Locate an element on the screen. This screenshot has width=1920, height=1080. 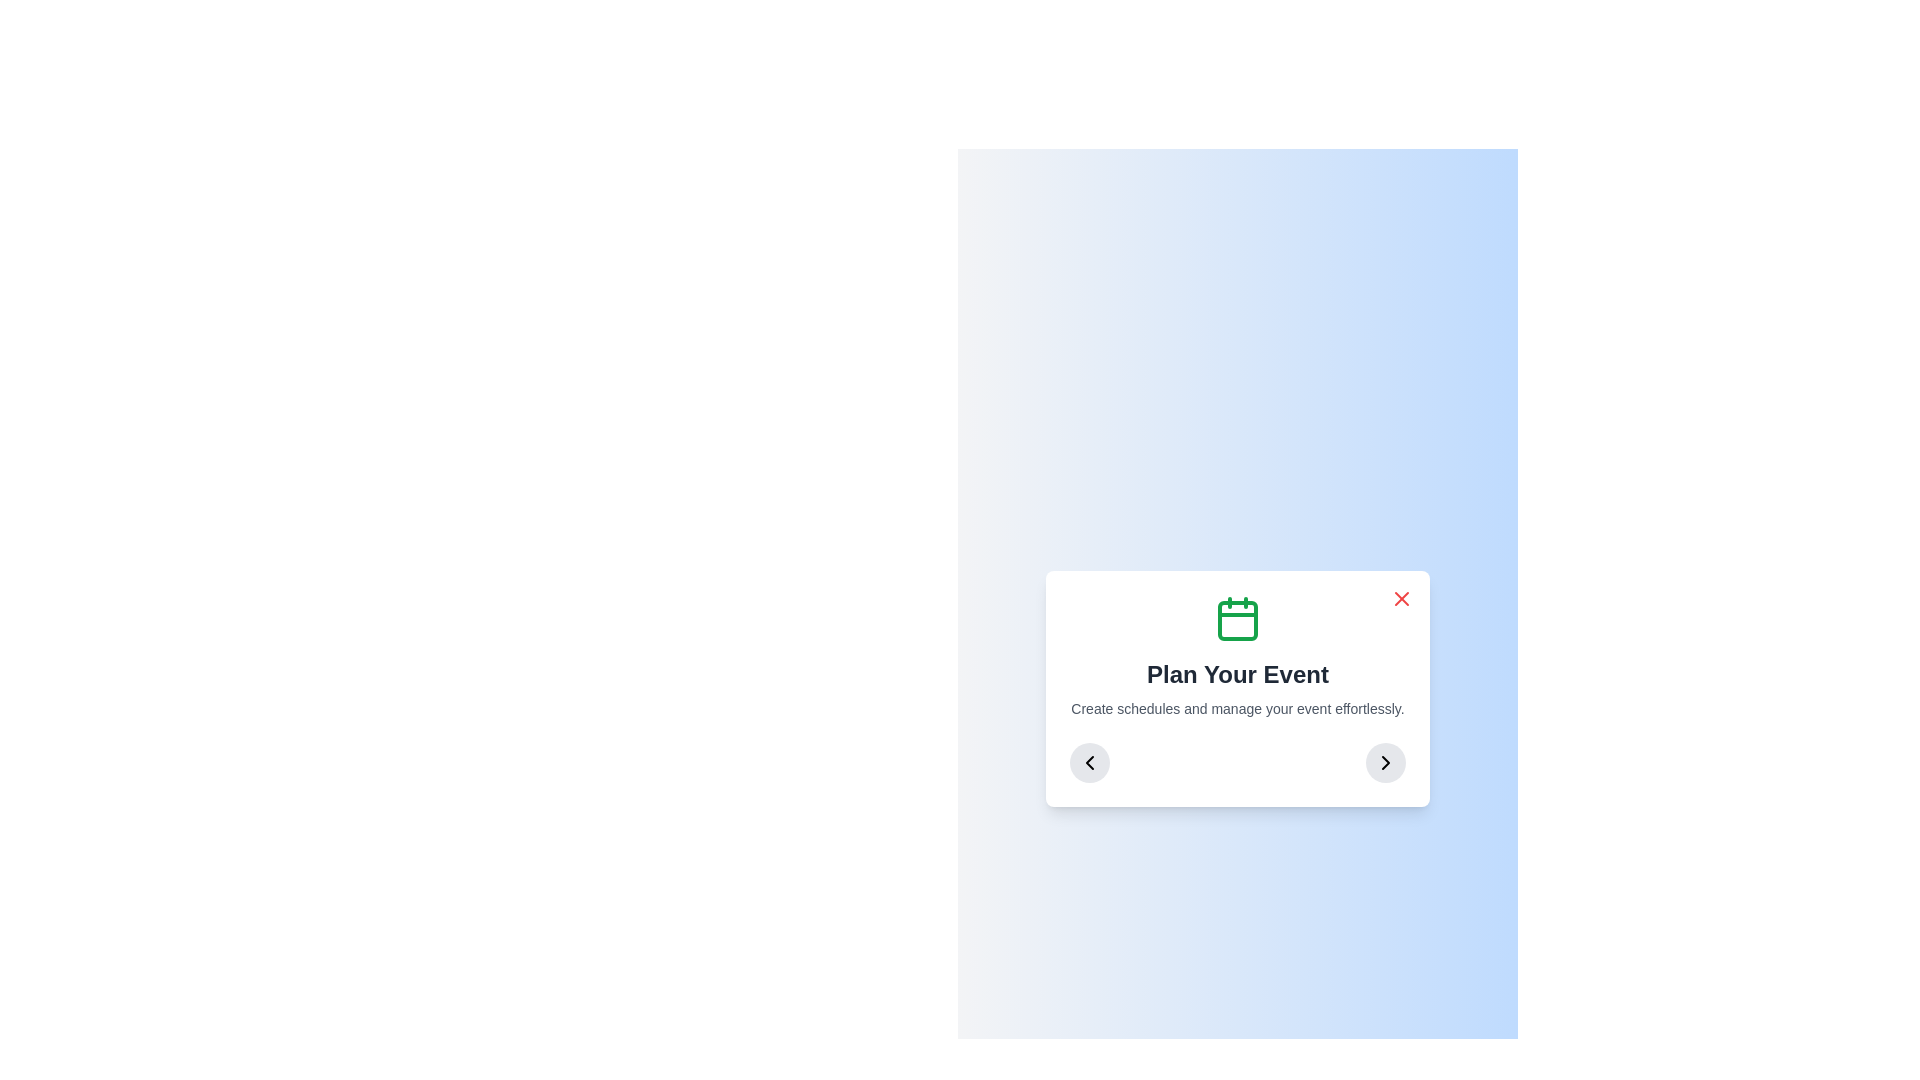
the central marker of the Navigation control in the 'Plan Your Event' dialog box for selection or confirmation is located at coordinates (1237, 763).